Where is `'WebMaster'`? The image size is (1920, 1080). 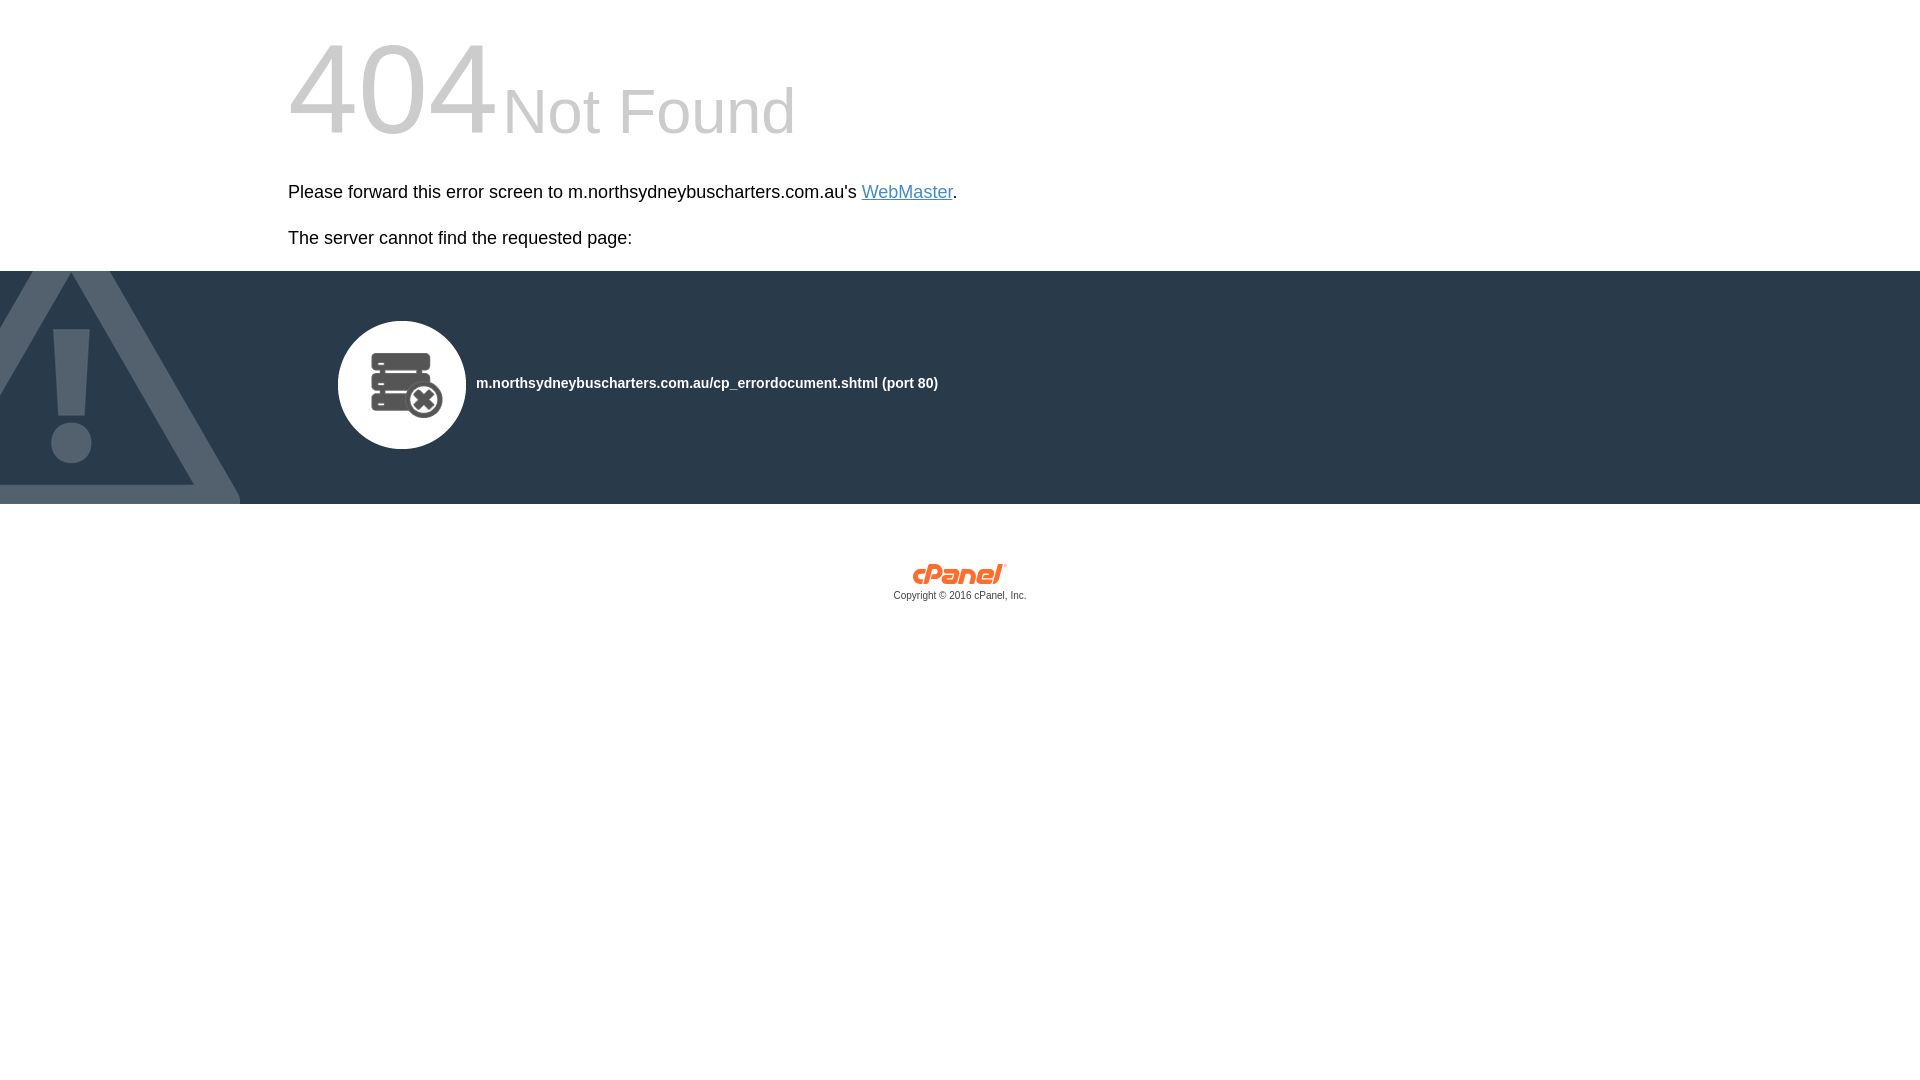
'WebMaster' is located at coordinates (906, 192).